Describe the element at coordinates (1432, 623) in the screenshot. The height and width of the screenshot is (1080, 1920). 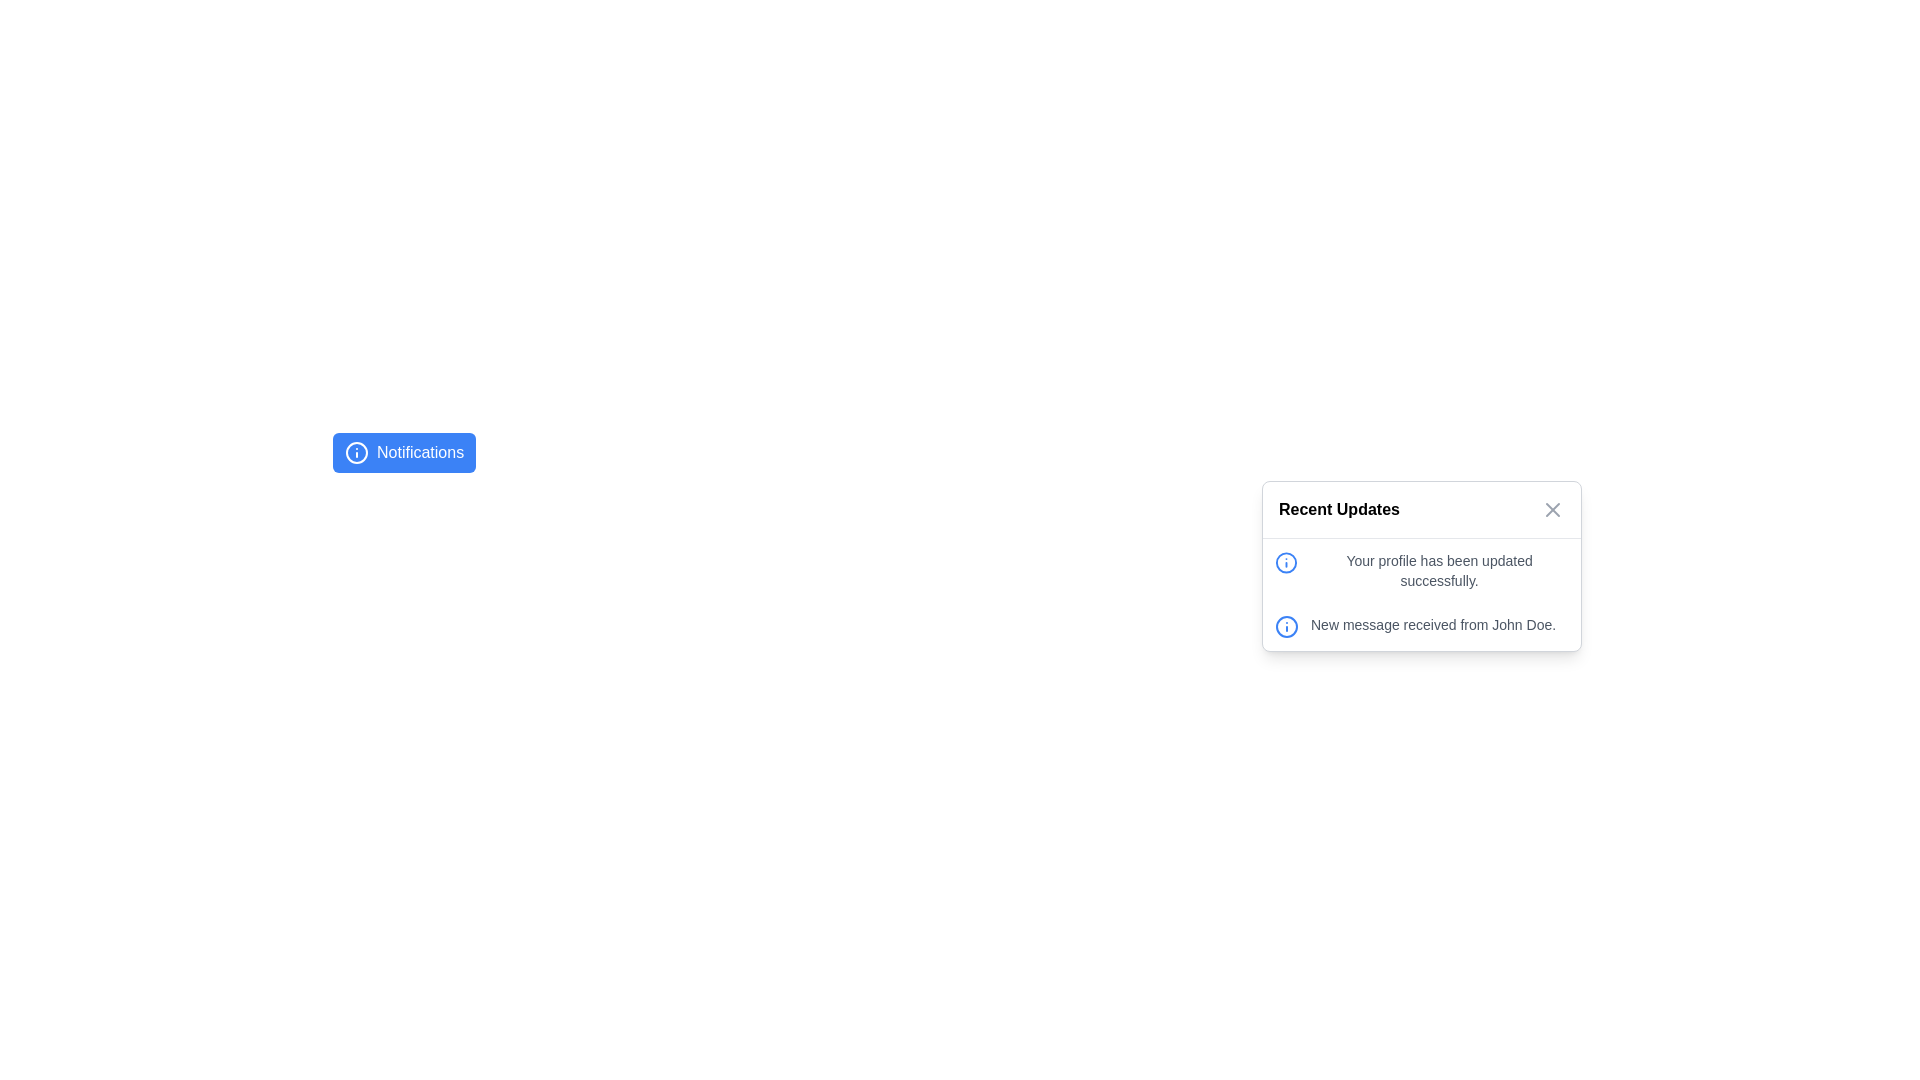
I see `the text label that reads 'New message received from John Doe.' within the notification system` at that location.